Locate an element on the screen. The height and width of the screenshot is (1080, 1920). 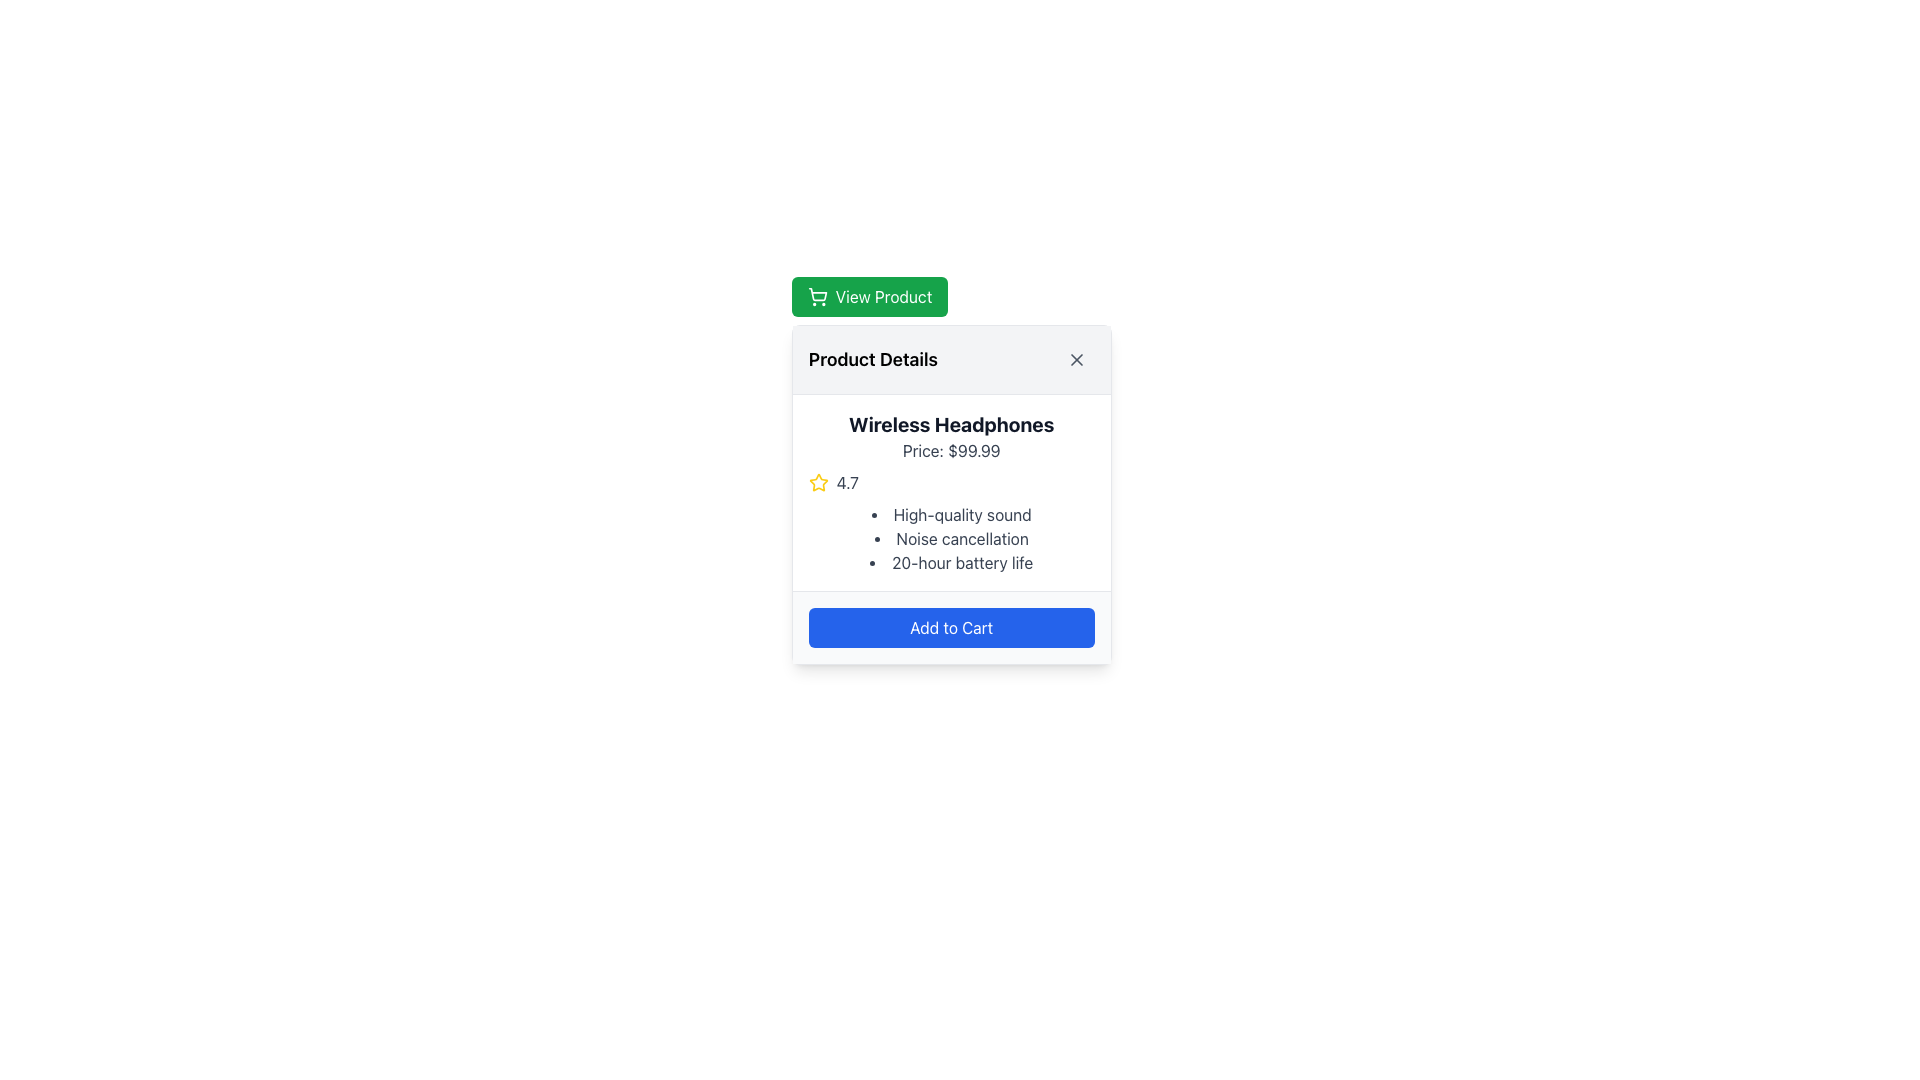
the text label displaying '4.7' in gray font, which is positioned to the right of a yellow star icon and centrally located beneath the title 'Wireless Headphones' is located at coordinates (847, 482).